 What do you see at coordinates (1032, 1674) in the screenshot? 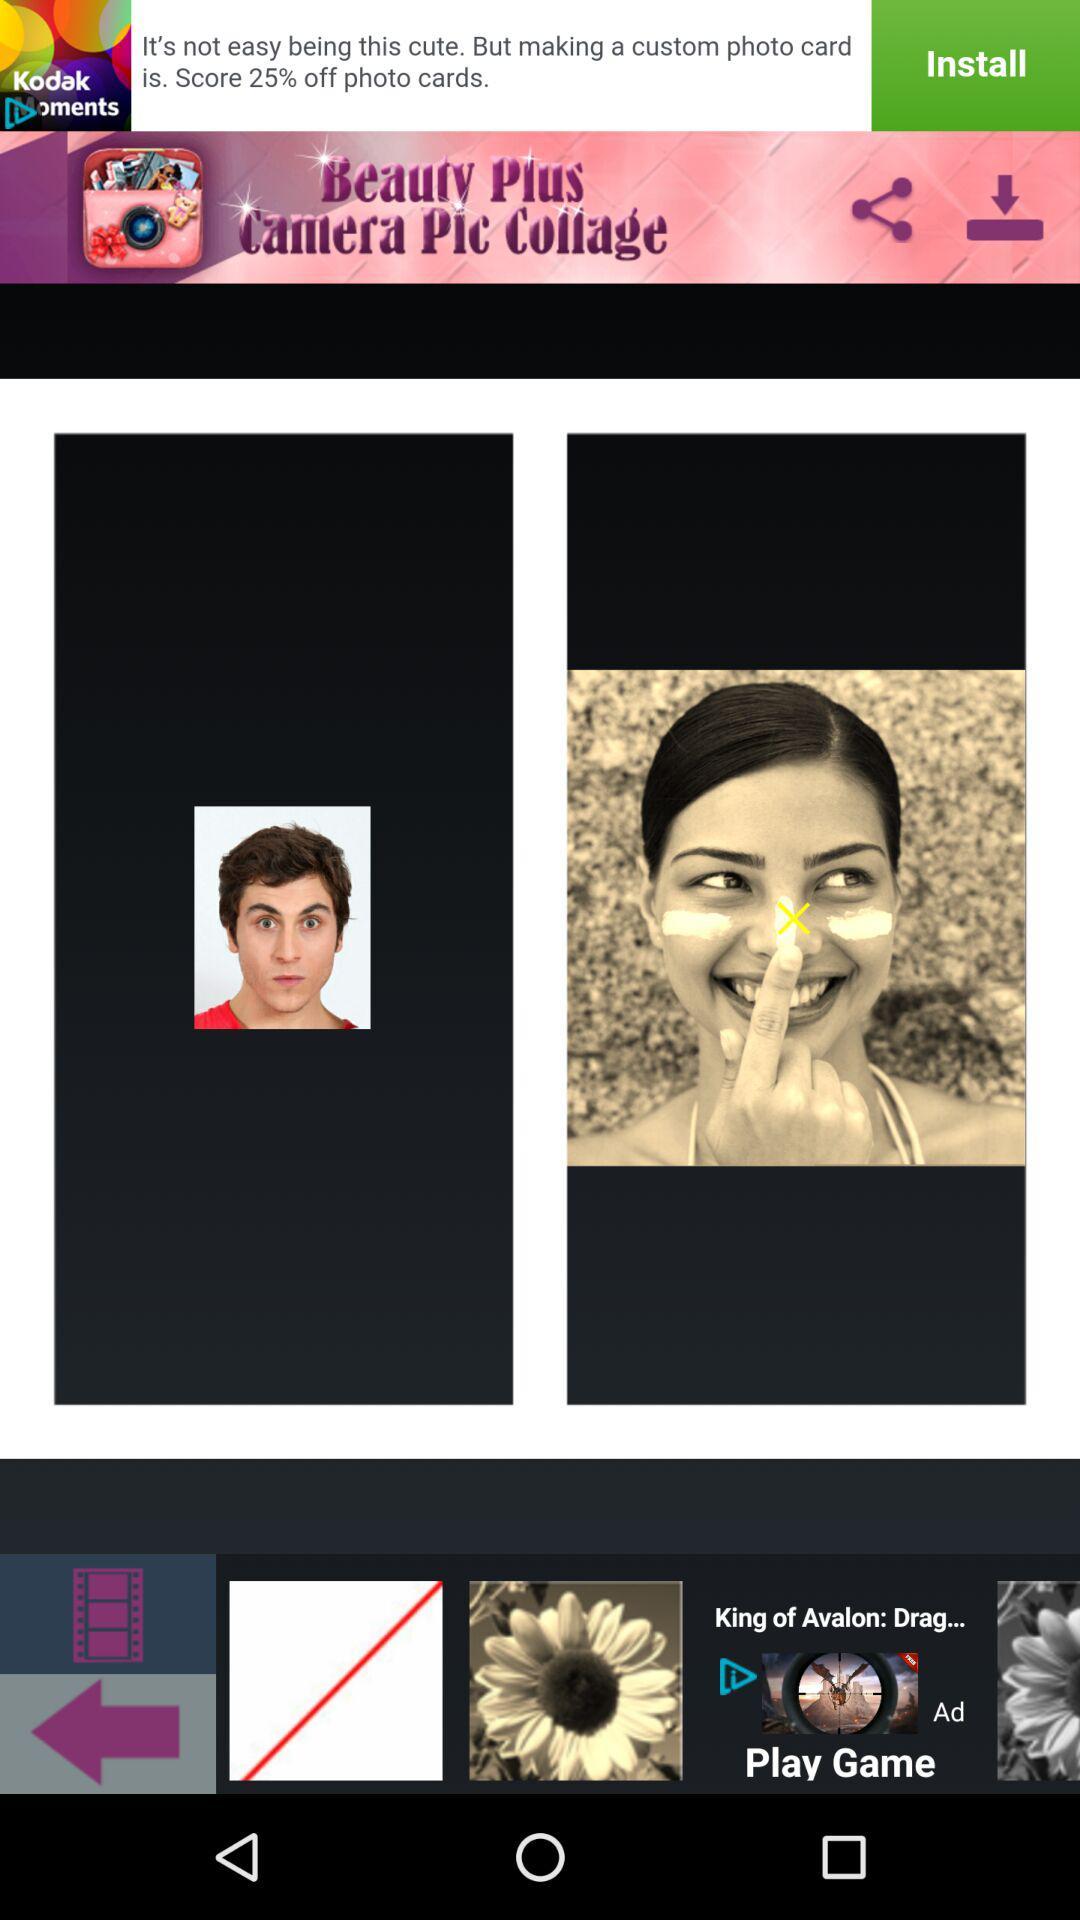
I see `image right to play game option` at bounding box center [1032, 1674].